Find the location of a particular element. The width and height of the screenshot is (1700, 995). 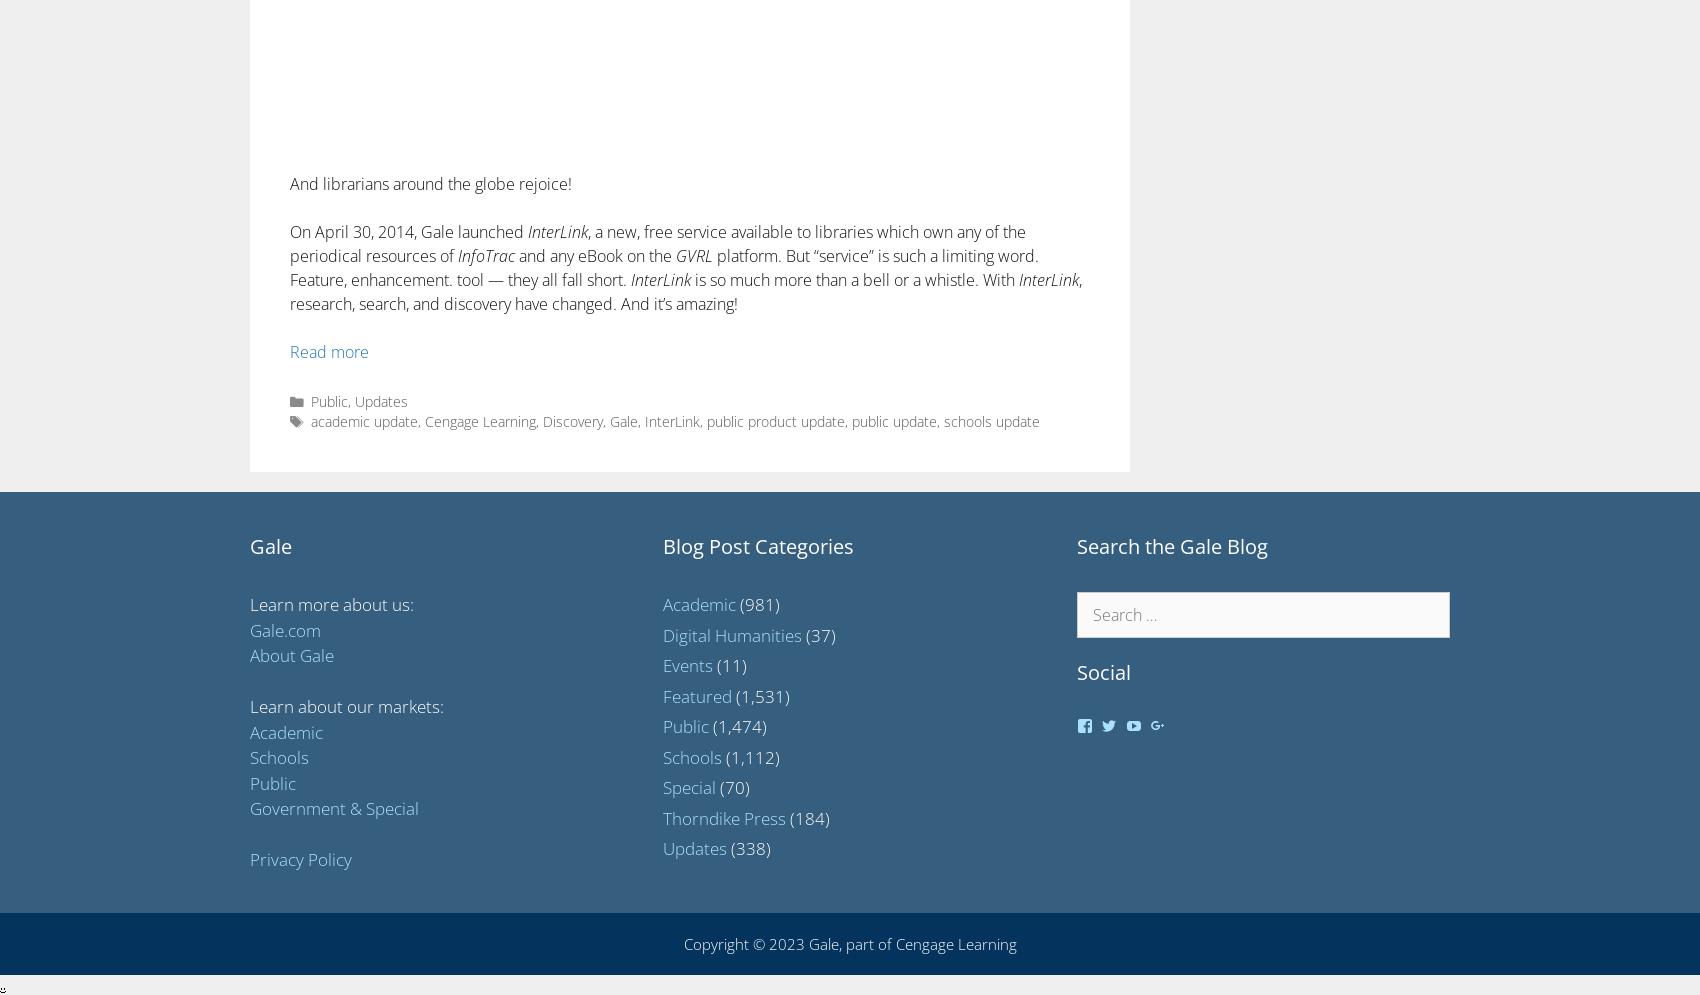

'(338)' is located at coordinates (748, 848).